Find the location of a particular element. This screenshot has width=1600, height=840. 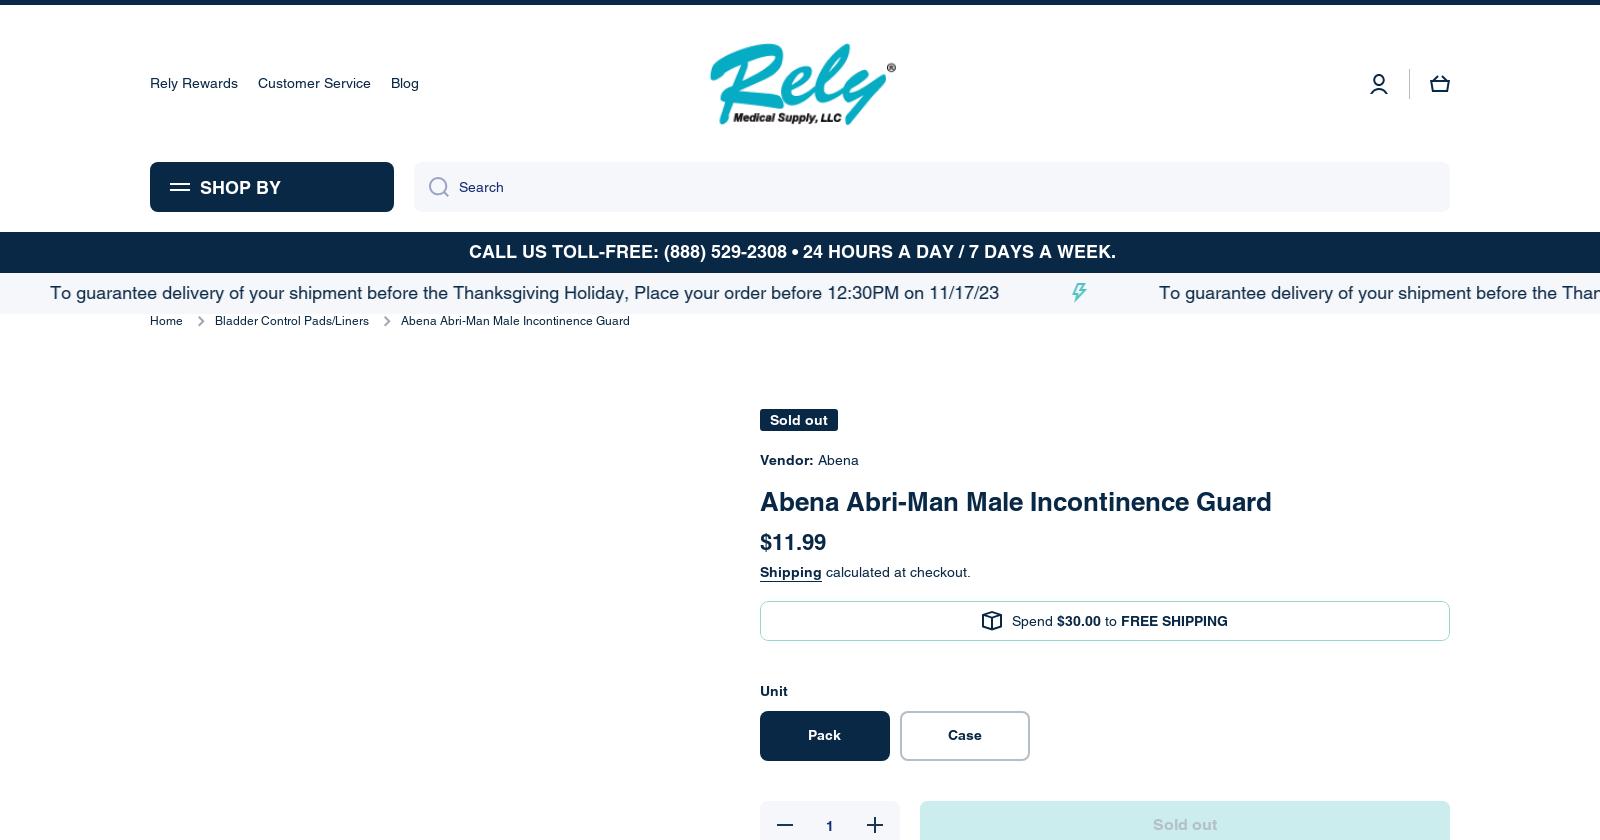

'Sold out' is located at coordinates (1391, 28).